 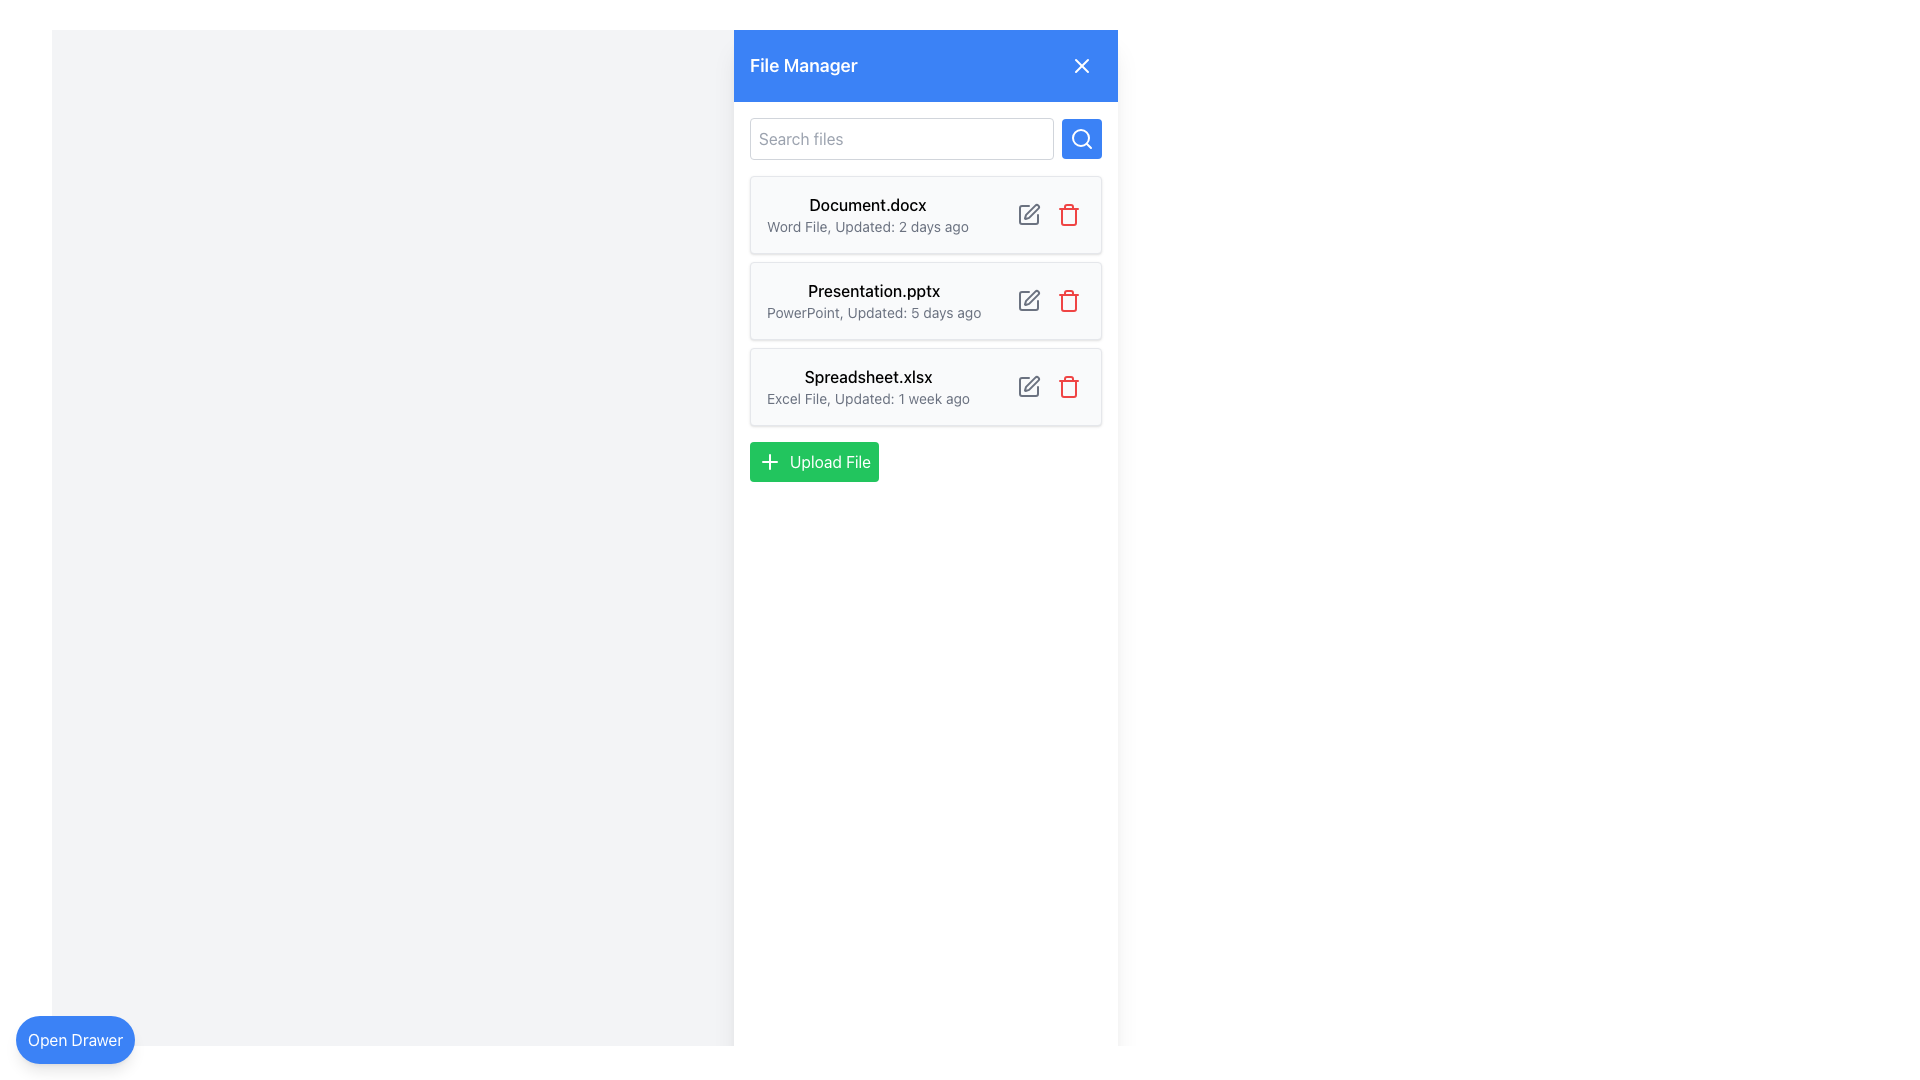 What do you see at coordinates (868, 204) in the screenshot?
I see `the primary headline text of the first file entry in the file management interface, which serves as the title or name of the file` at bounding box center [868, 204].